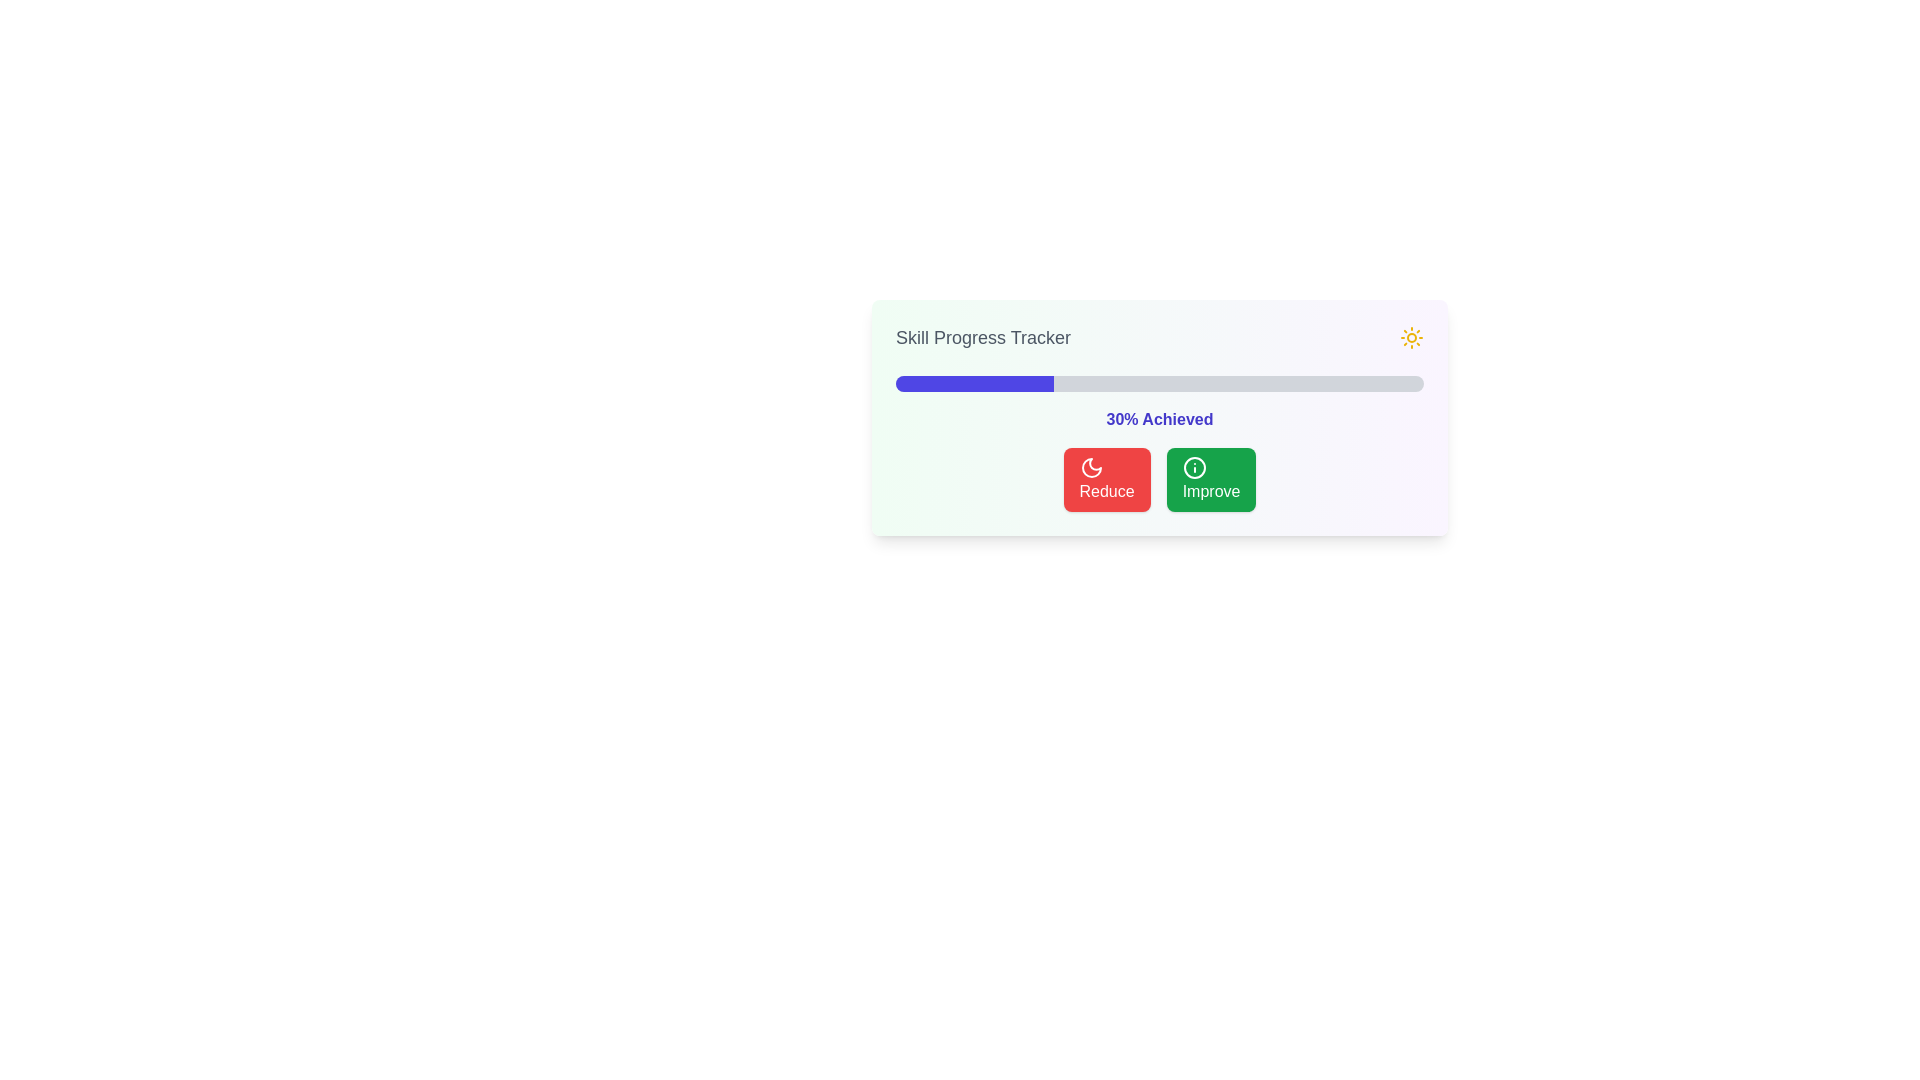  Describe the element at coordinates (1106, 479) in the screenshot. I see `the leftmost red button labeled 'Reduce' with a moon icon, located below the progress bar in the 'Skill Progress Tracker' interface` at that location.